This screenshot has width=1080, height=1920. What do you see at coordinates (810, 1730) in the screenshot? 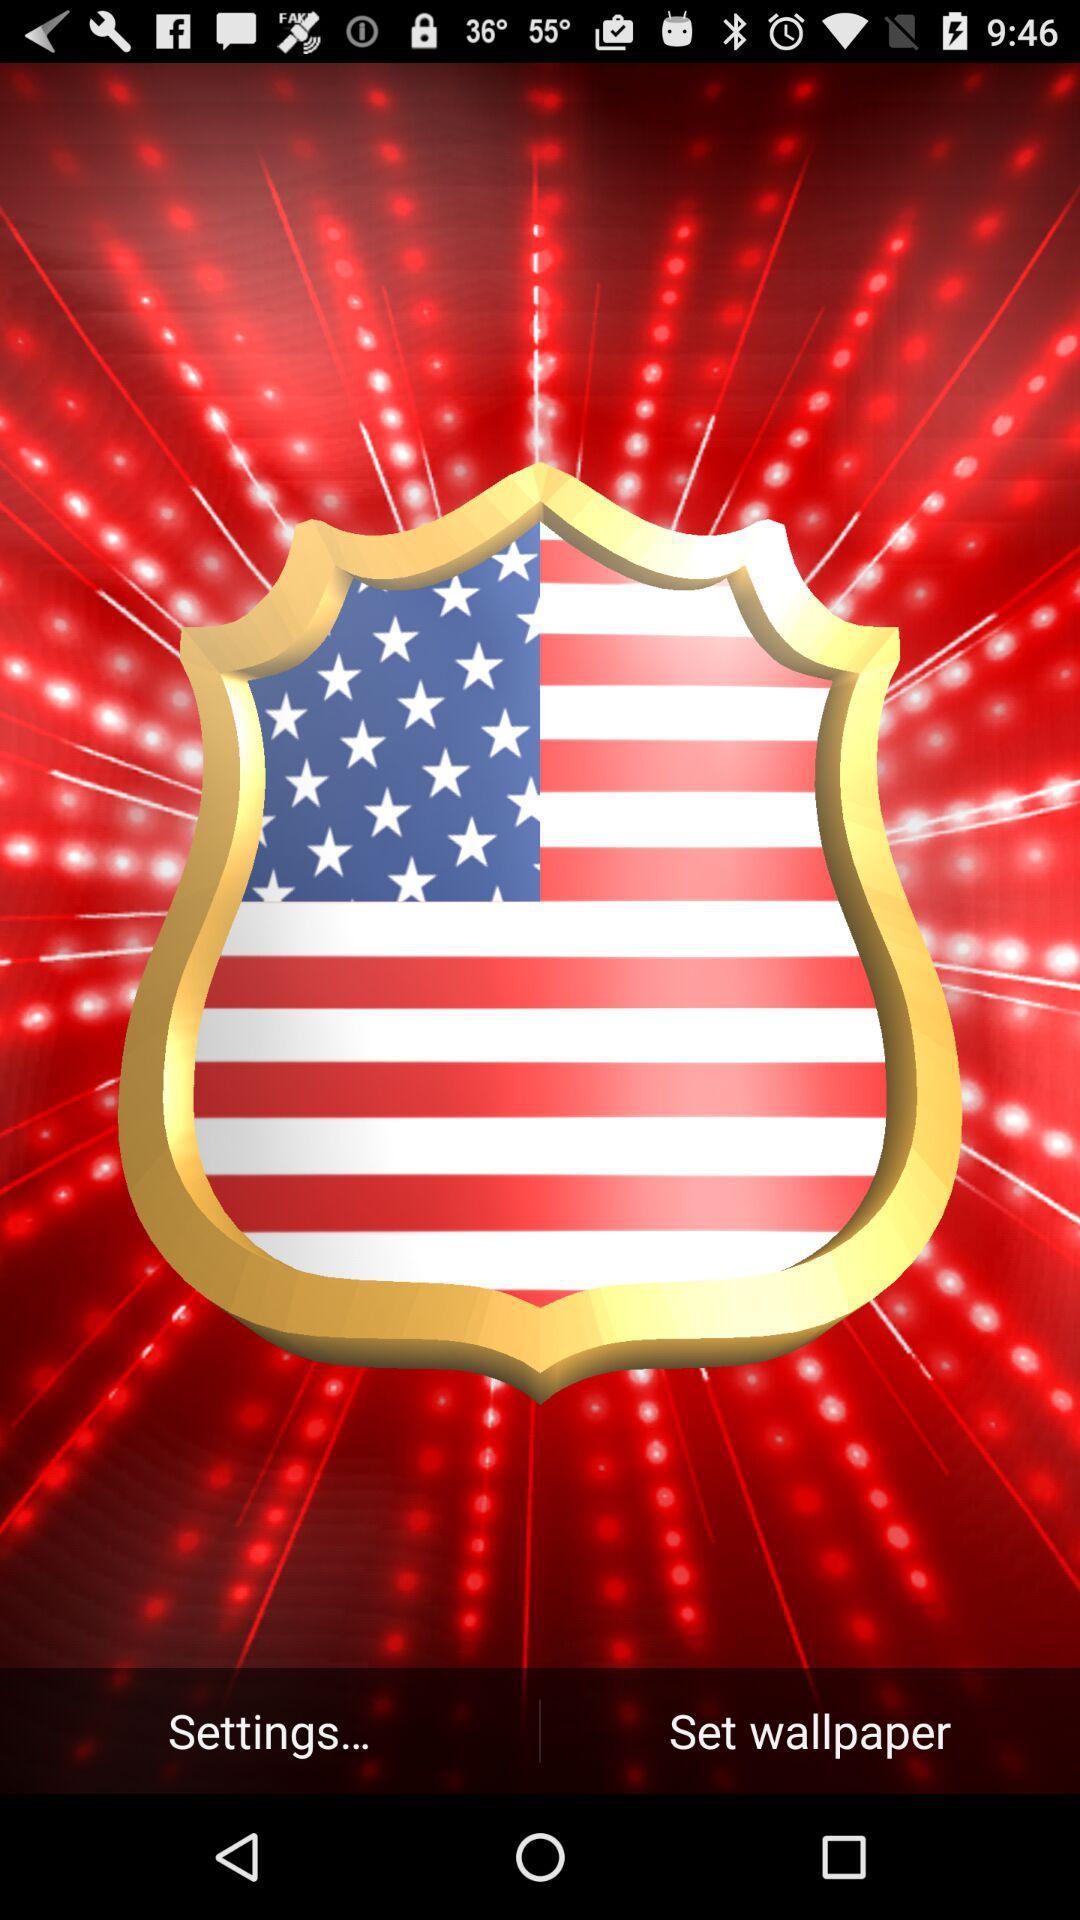
I see `the set wallpaper` at bounding box center [810, 1730].